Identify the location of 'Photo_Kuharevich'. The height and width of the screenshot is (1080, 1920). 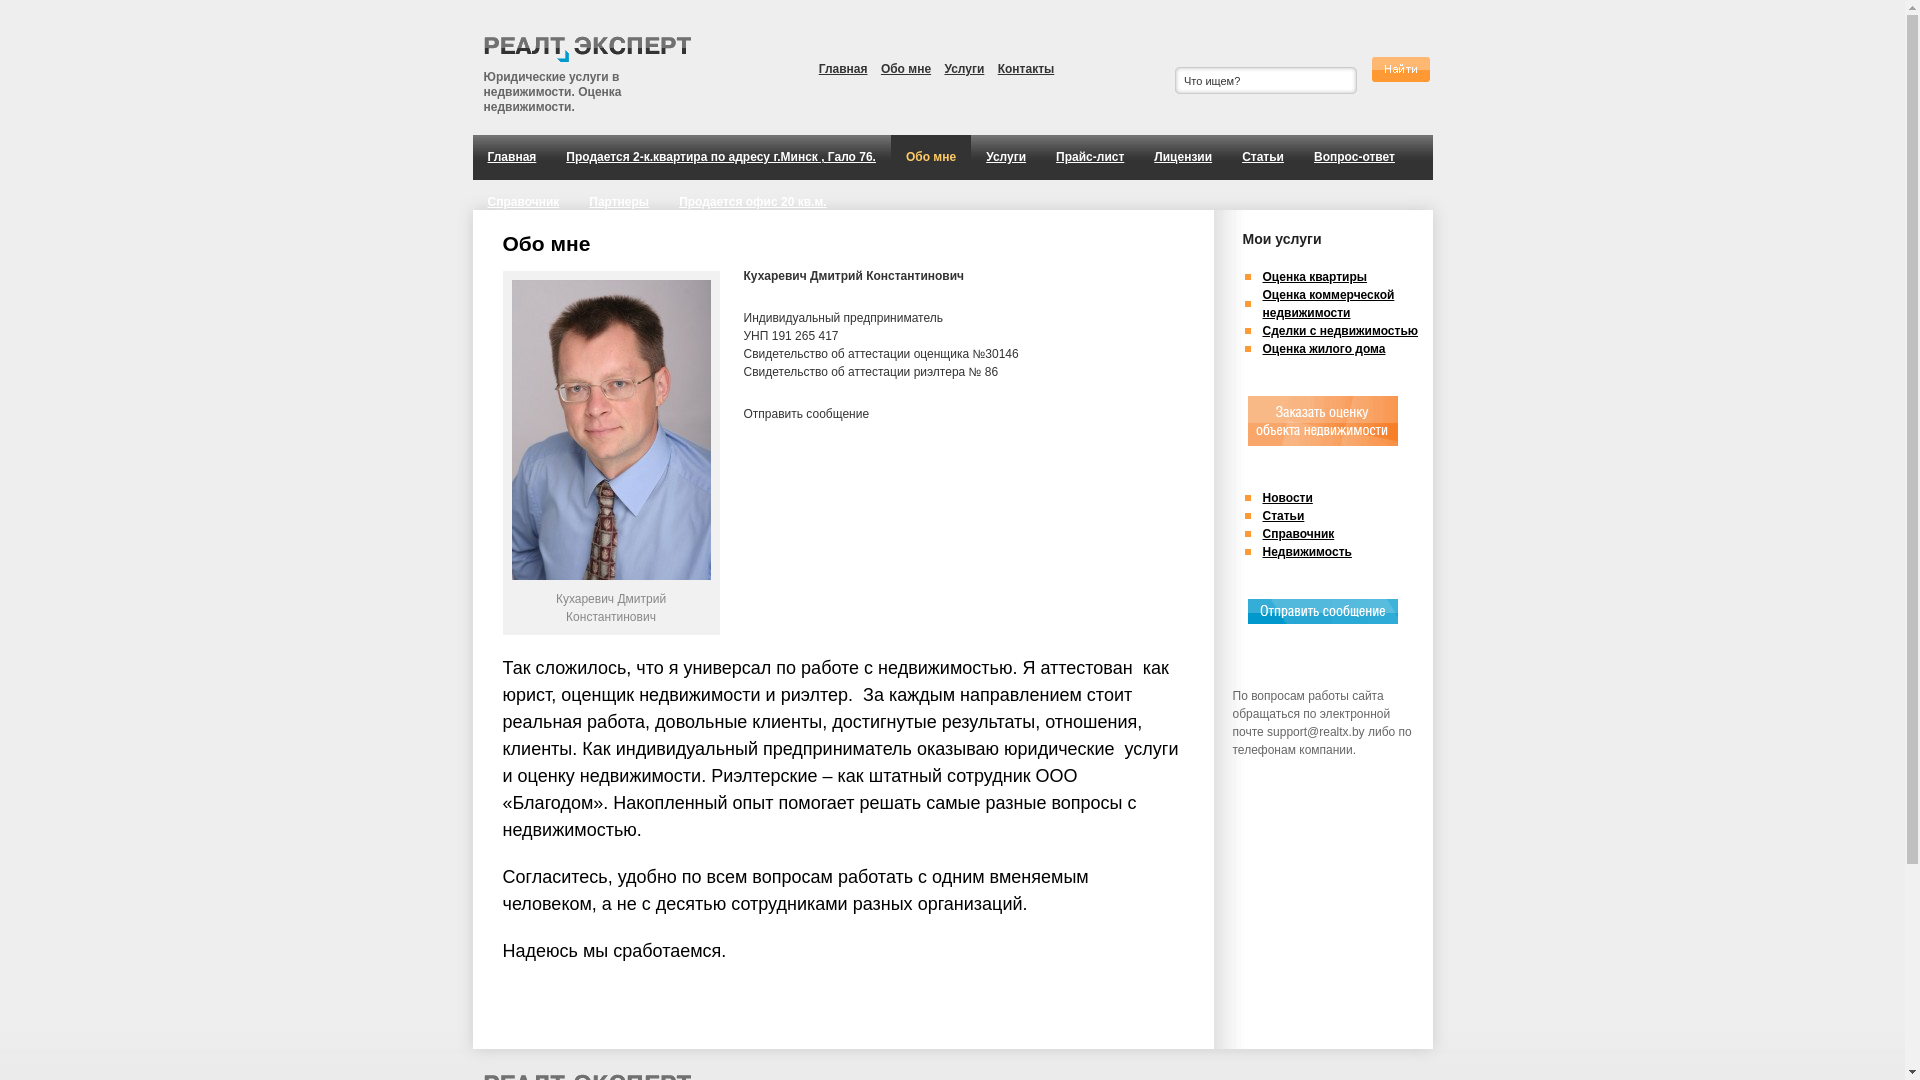
(512, 428).